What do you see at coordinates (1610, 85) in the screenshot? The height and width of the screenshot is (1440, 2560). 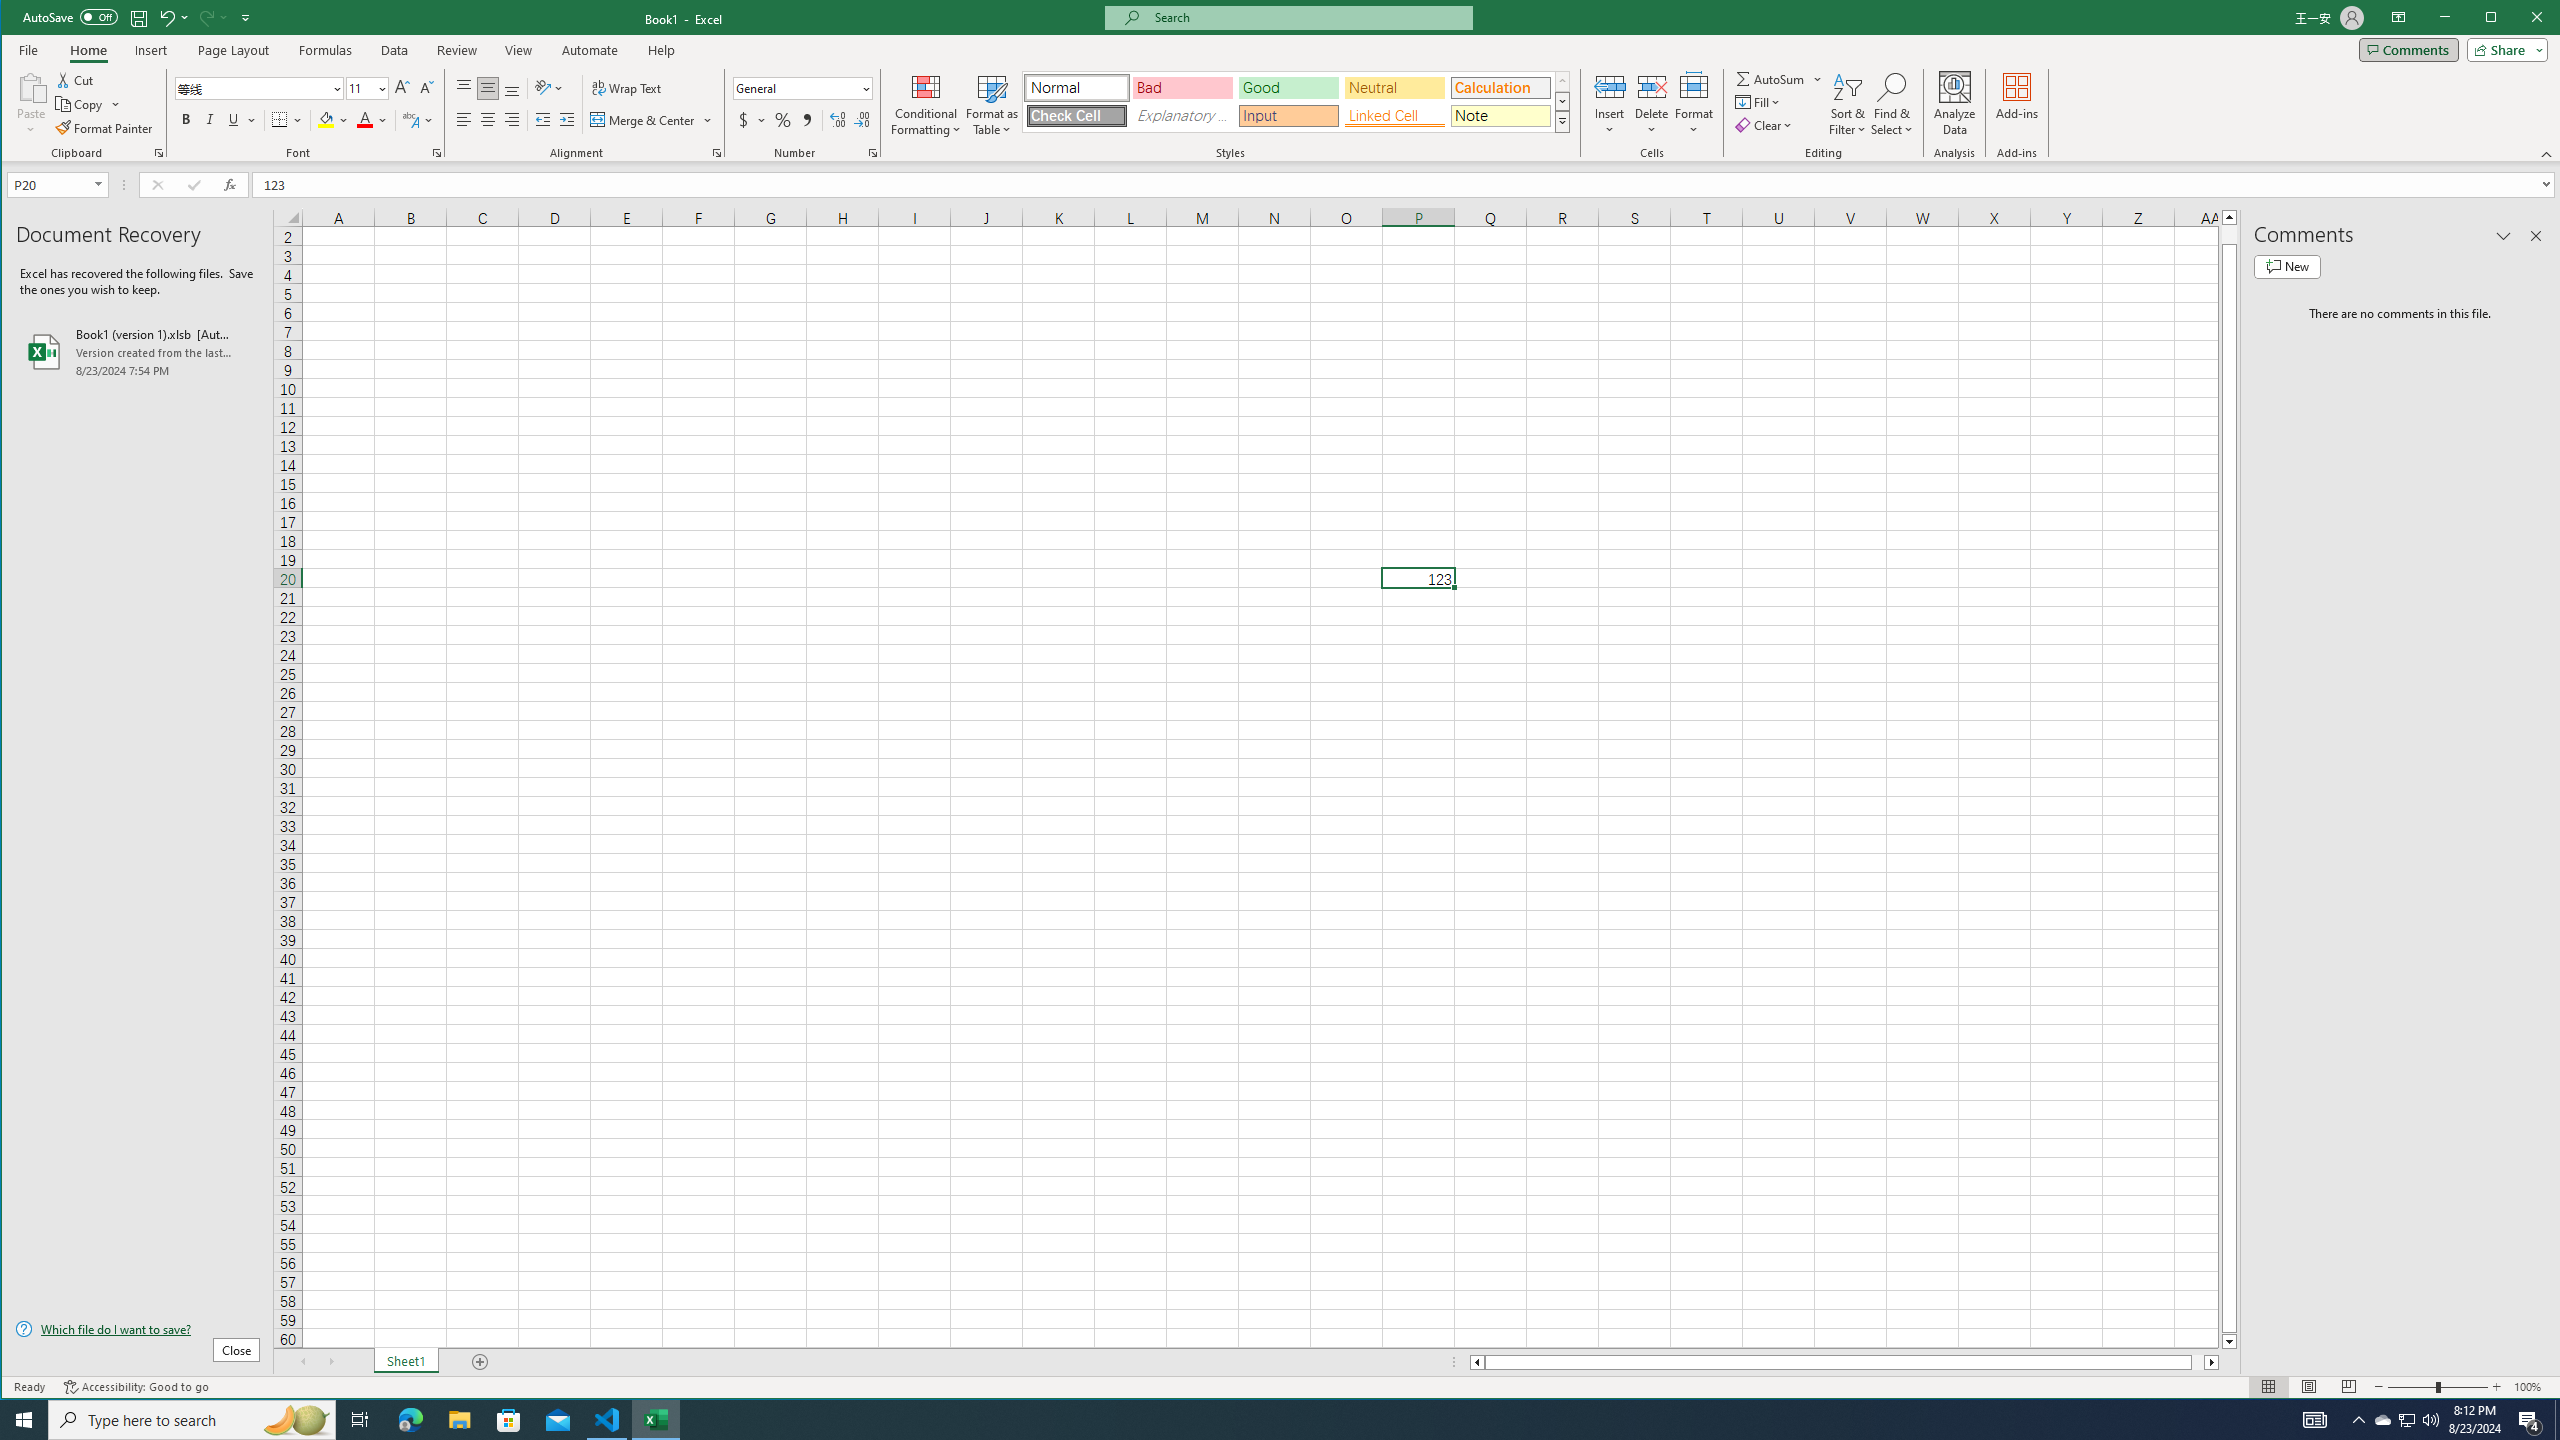 I see `'Insert Cells'` at bounding box center [1610, 85].